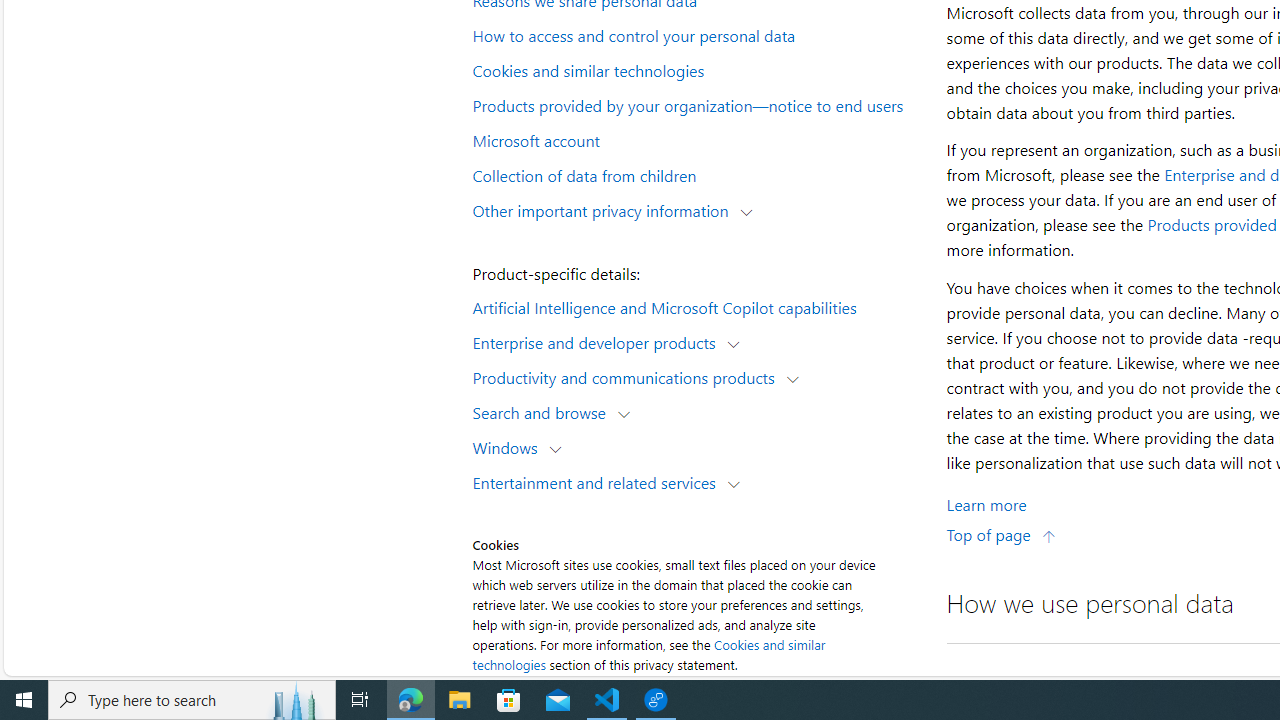  What do you see at coordinates (1001, 533) in the screenshot?
I see `'Top of page'` at bounding box center [1001, 533].